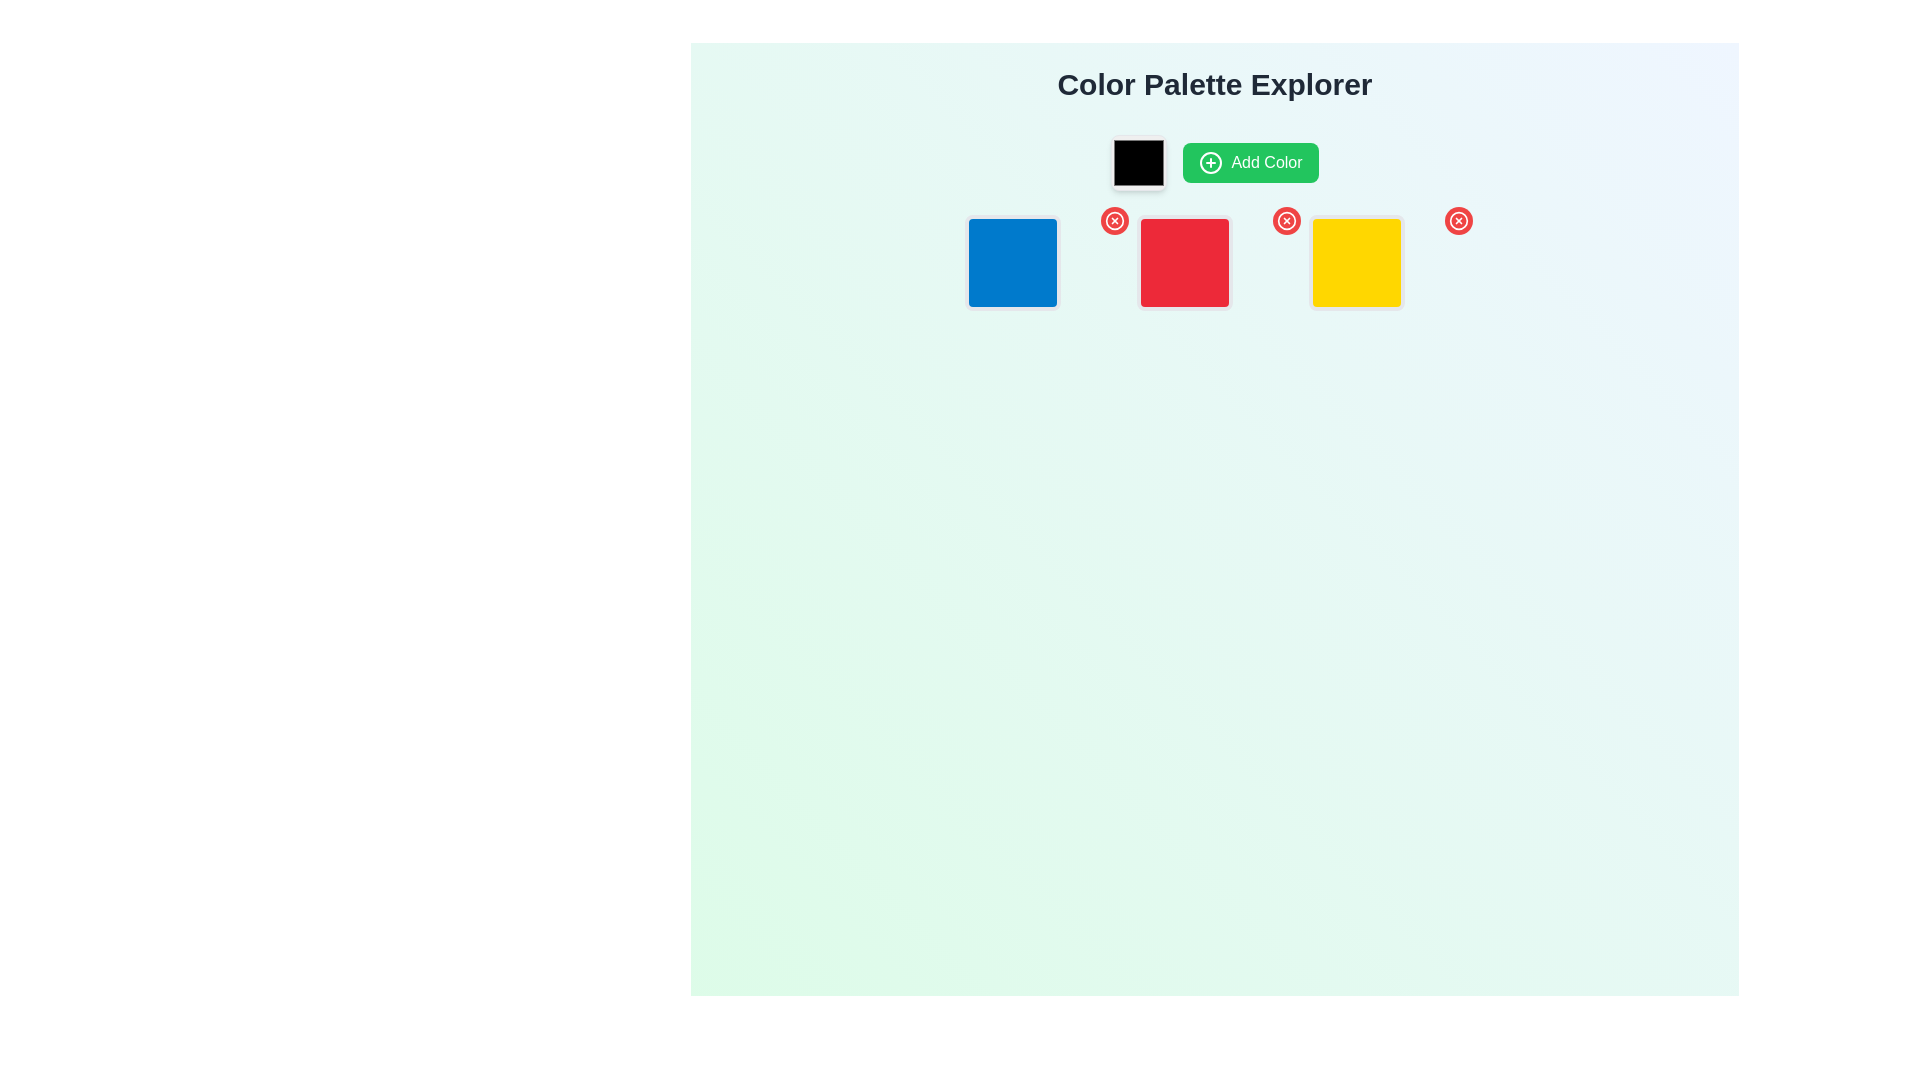 This screenshot has height=1080, width=1920. I want to click on the icon inside the 'Add Color' button, so click(1210, 161).